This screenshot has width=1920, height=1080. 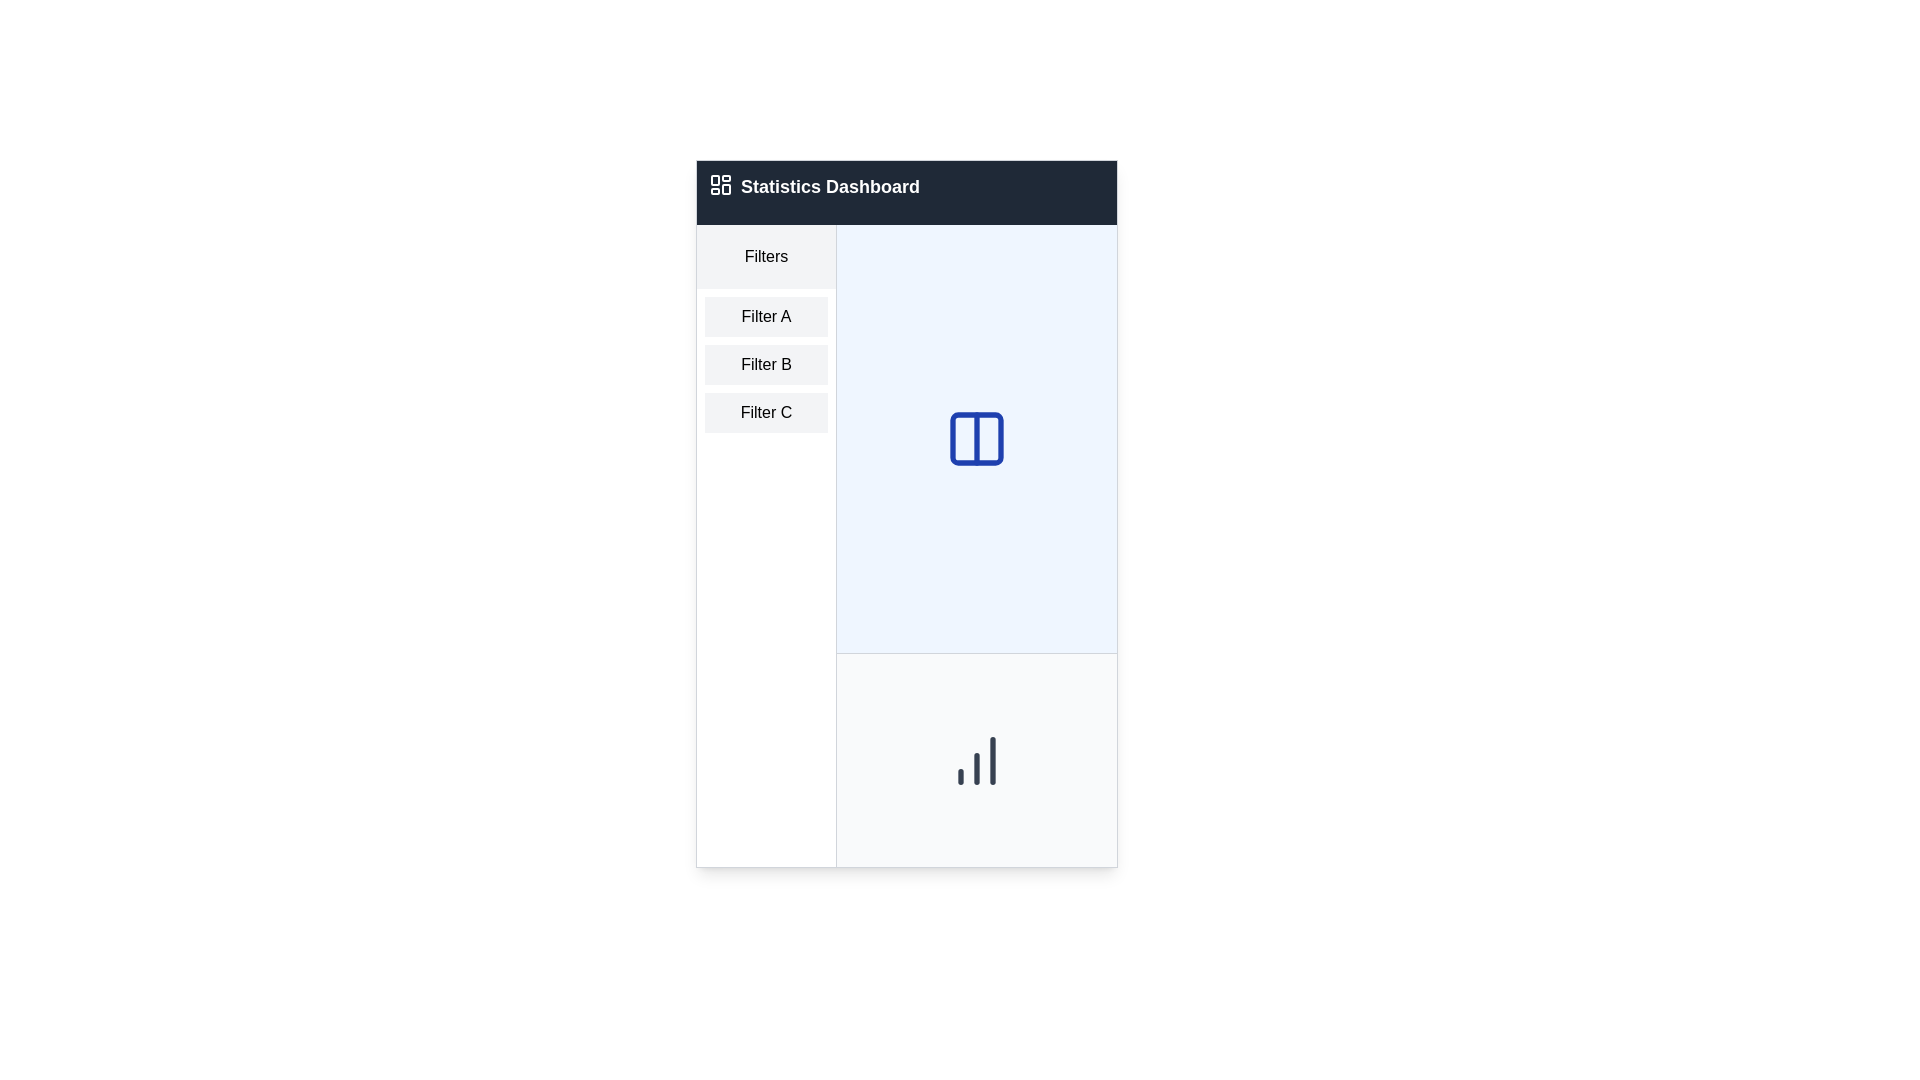 What do you see at coordinates (765, 315) in the screenshot?
I see `the topmost button labeled 'Filter A' in the left panel under the 'Filters' section` at bounding box center [765, 315].